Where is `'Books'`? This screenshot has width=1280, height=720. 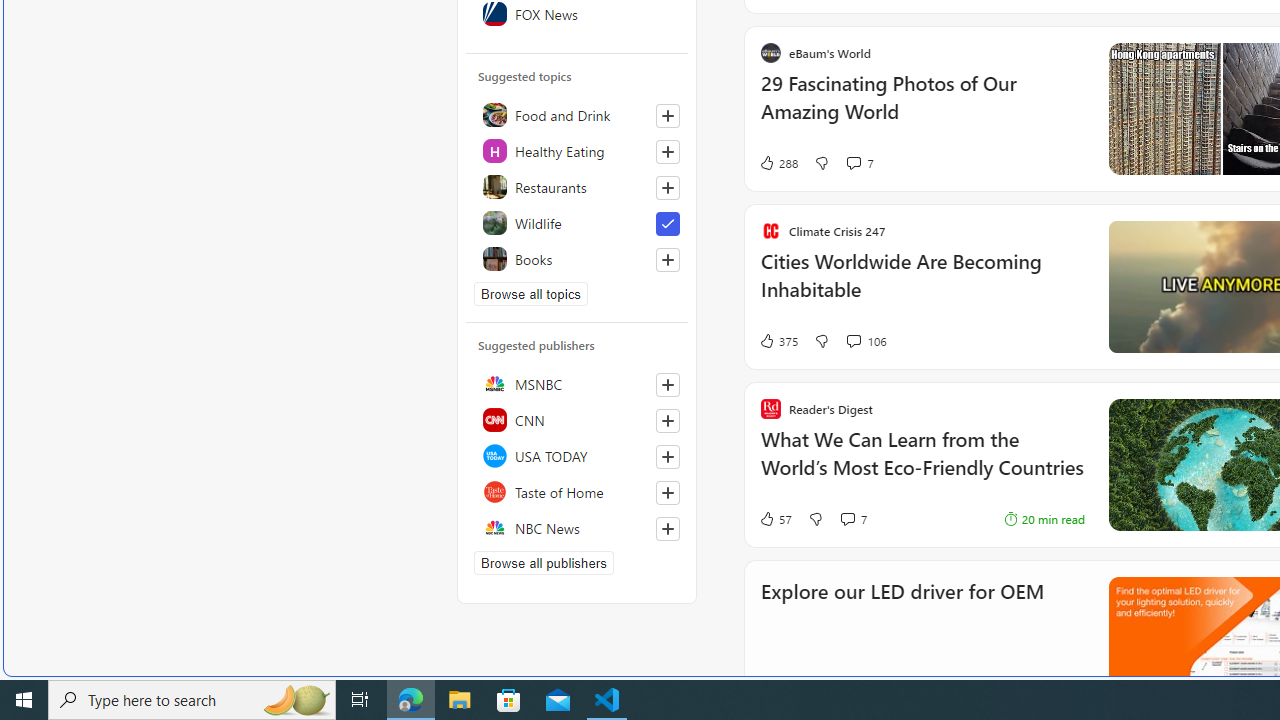
'Books' is located at coordinates (576, 257).